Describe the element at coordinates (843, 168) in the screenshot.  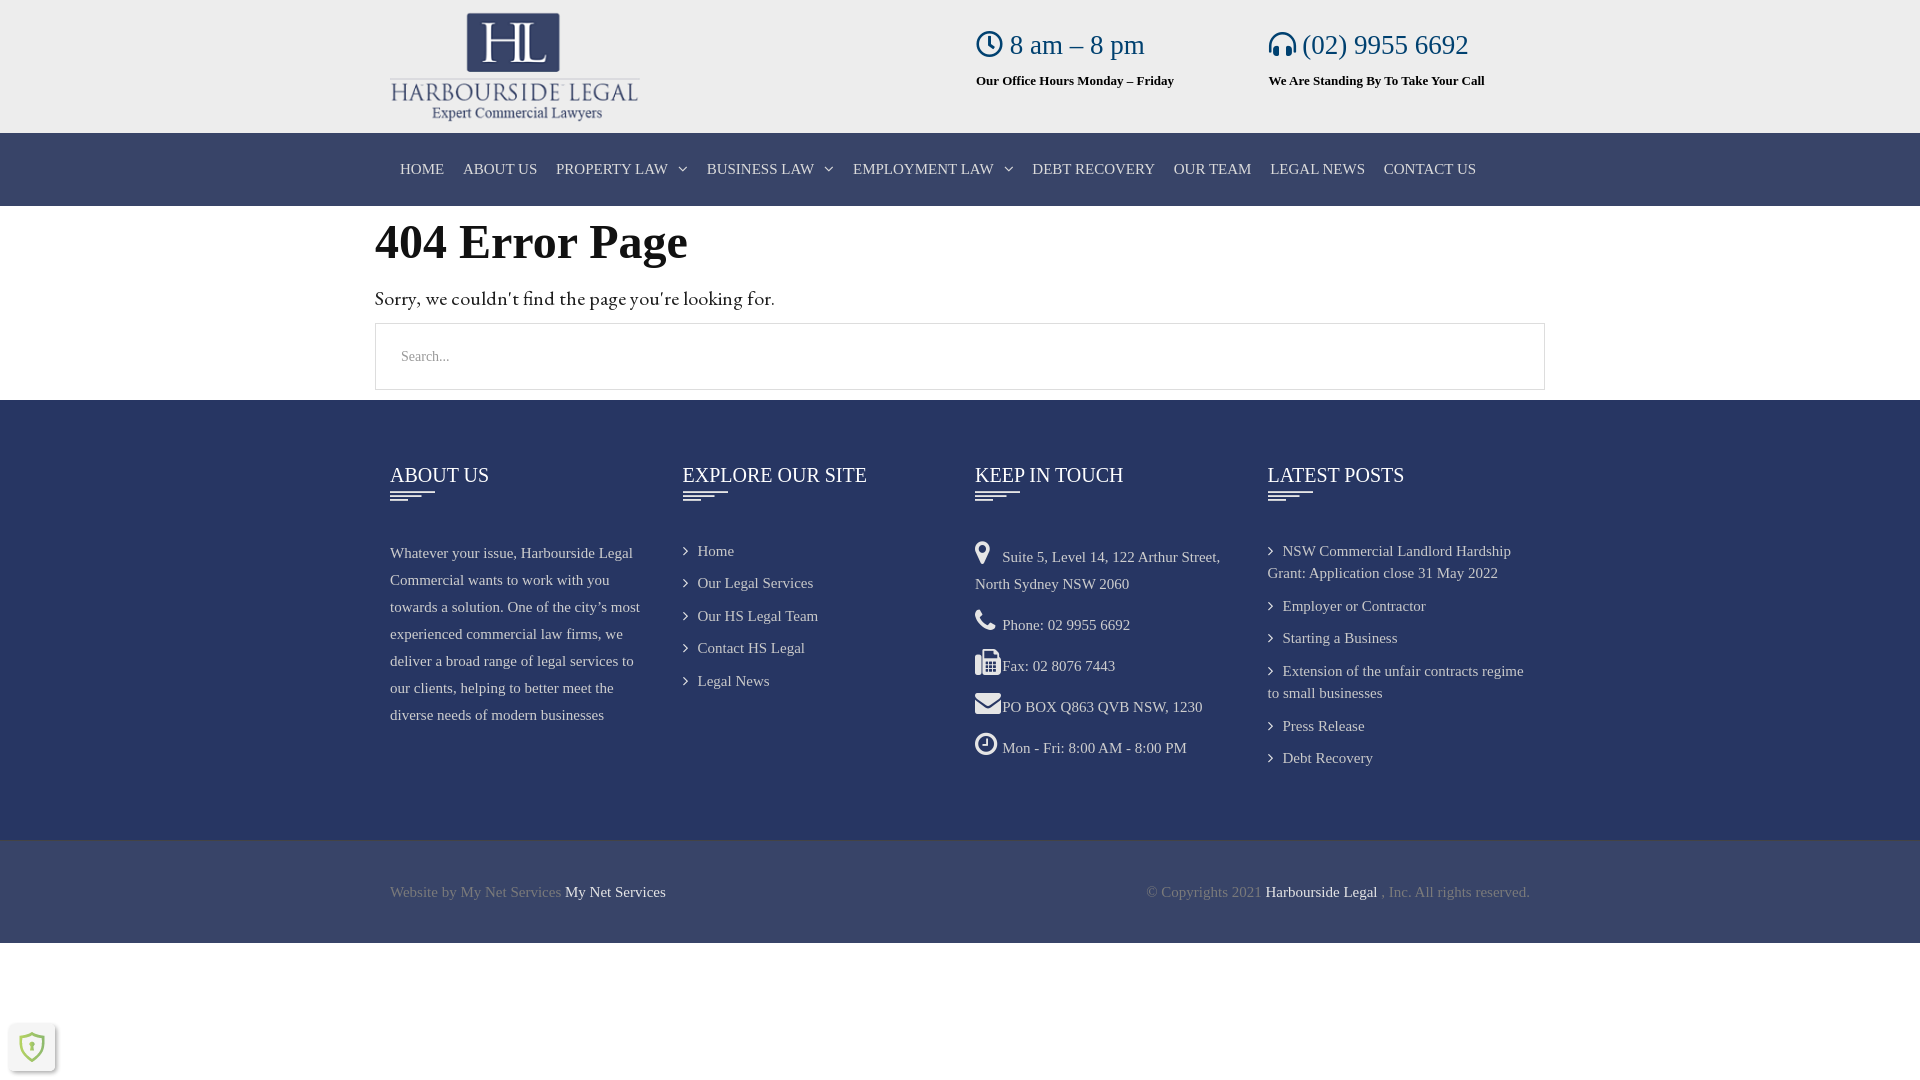
I see `'EMPLOYMENT LAW'` at that location.